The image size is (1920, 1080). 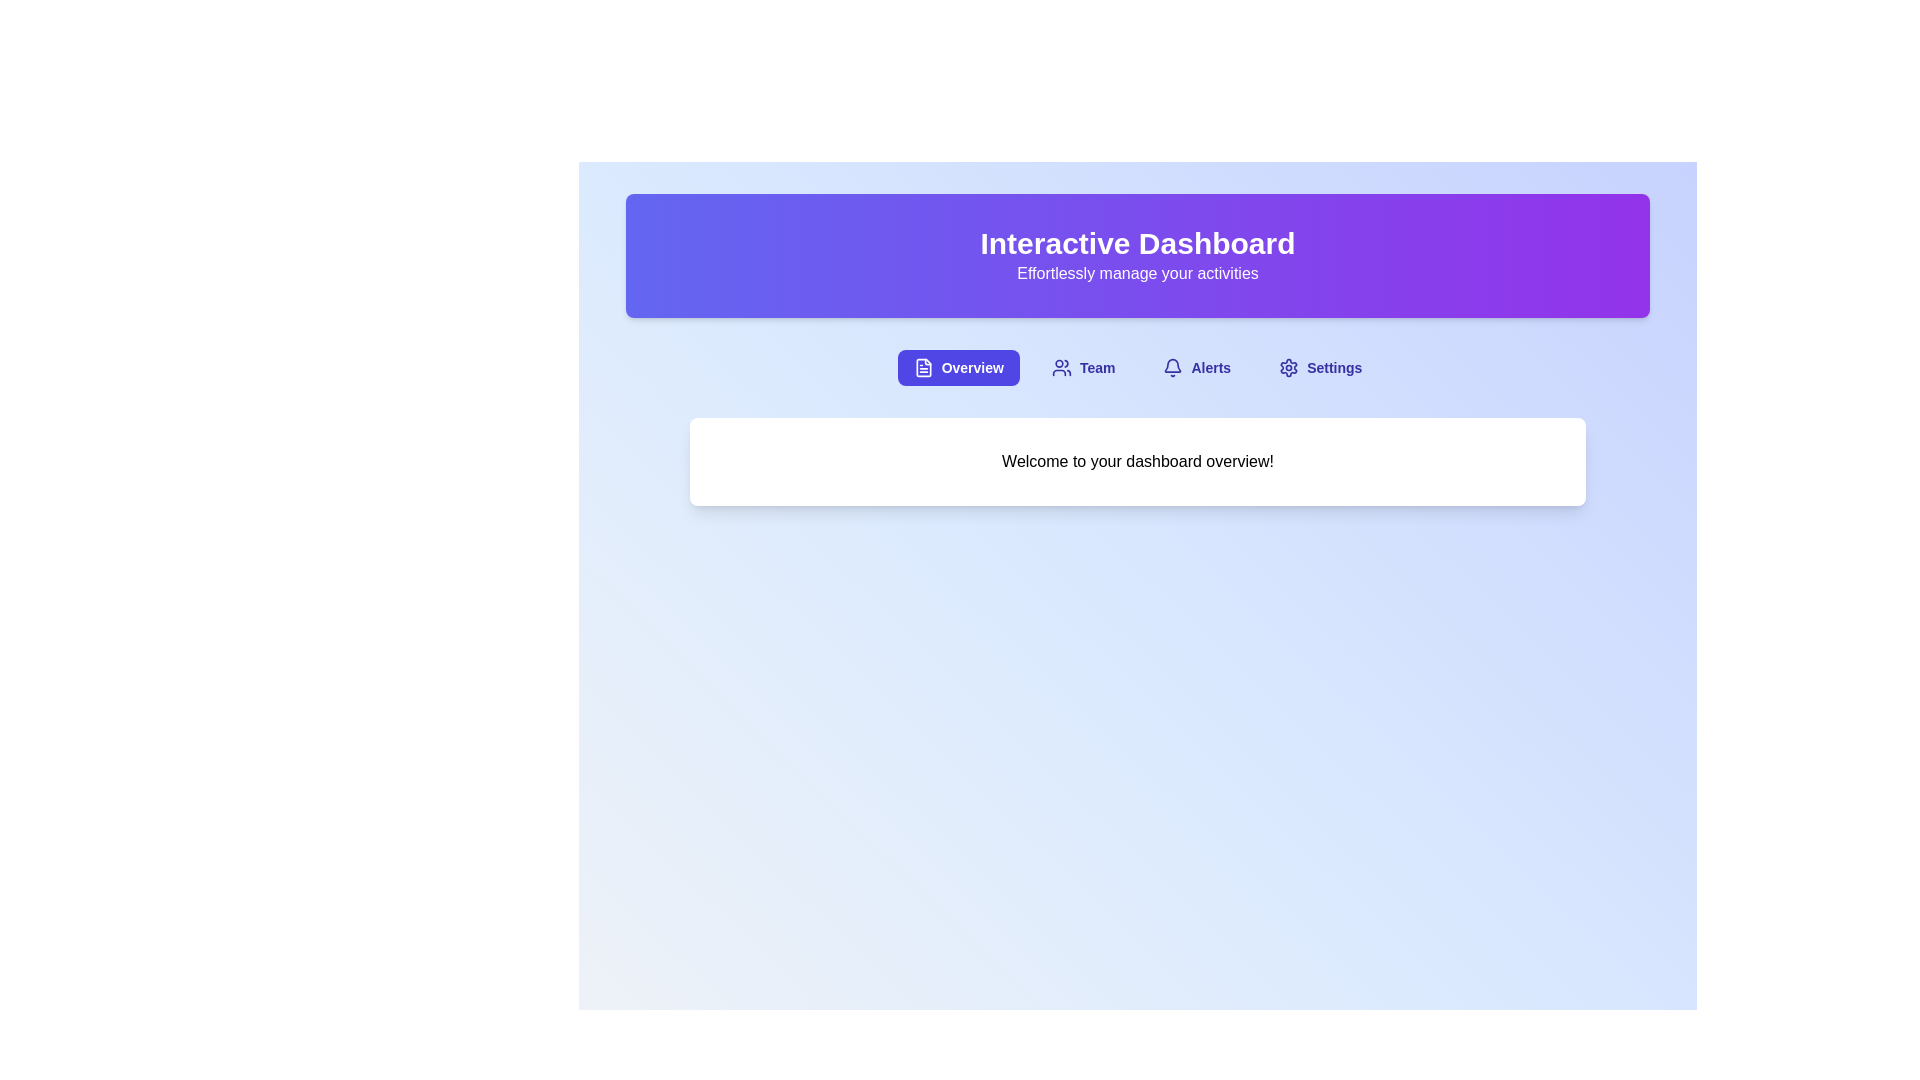 I want to click on the bell notification icon, which is part of the navigation bar located below the main heading section and aligned in the center of its space, so click(x=1173, y=365).